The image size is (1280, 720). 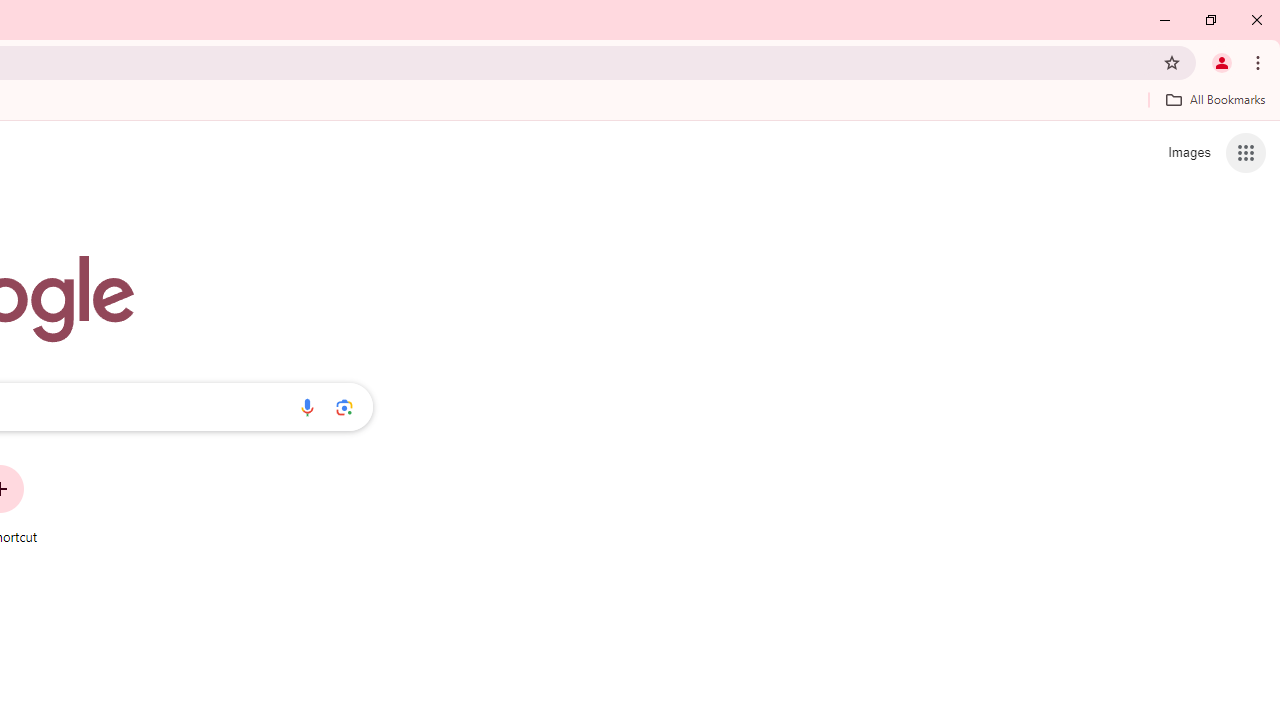 I want to click on 'Search for Images ', so click(x=1189, y=152).